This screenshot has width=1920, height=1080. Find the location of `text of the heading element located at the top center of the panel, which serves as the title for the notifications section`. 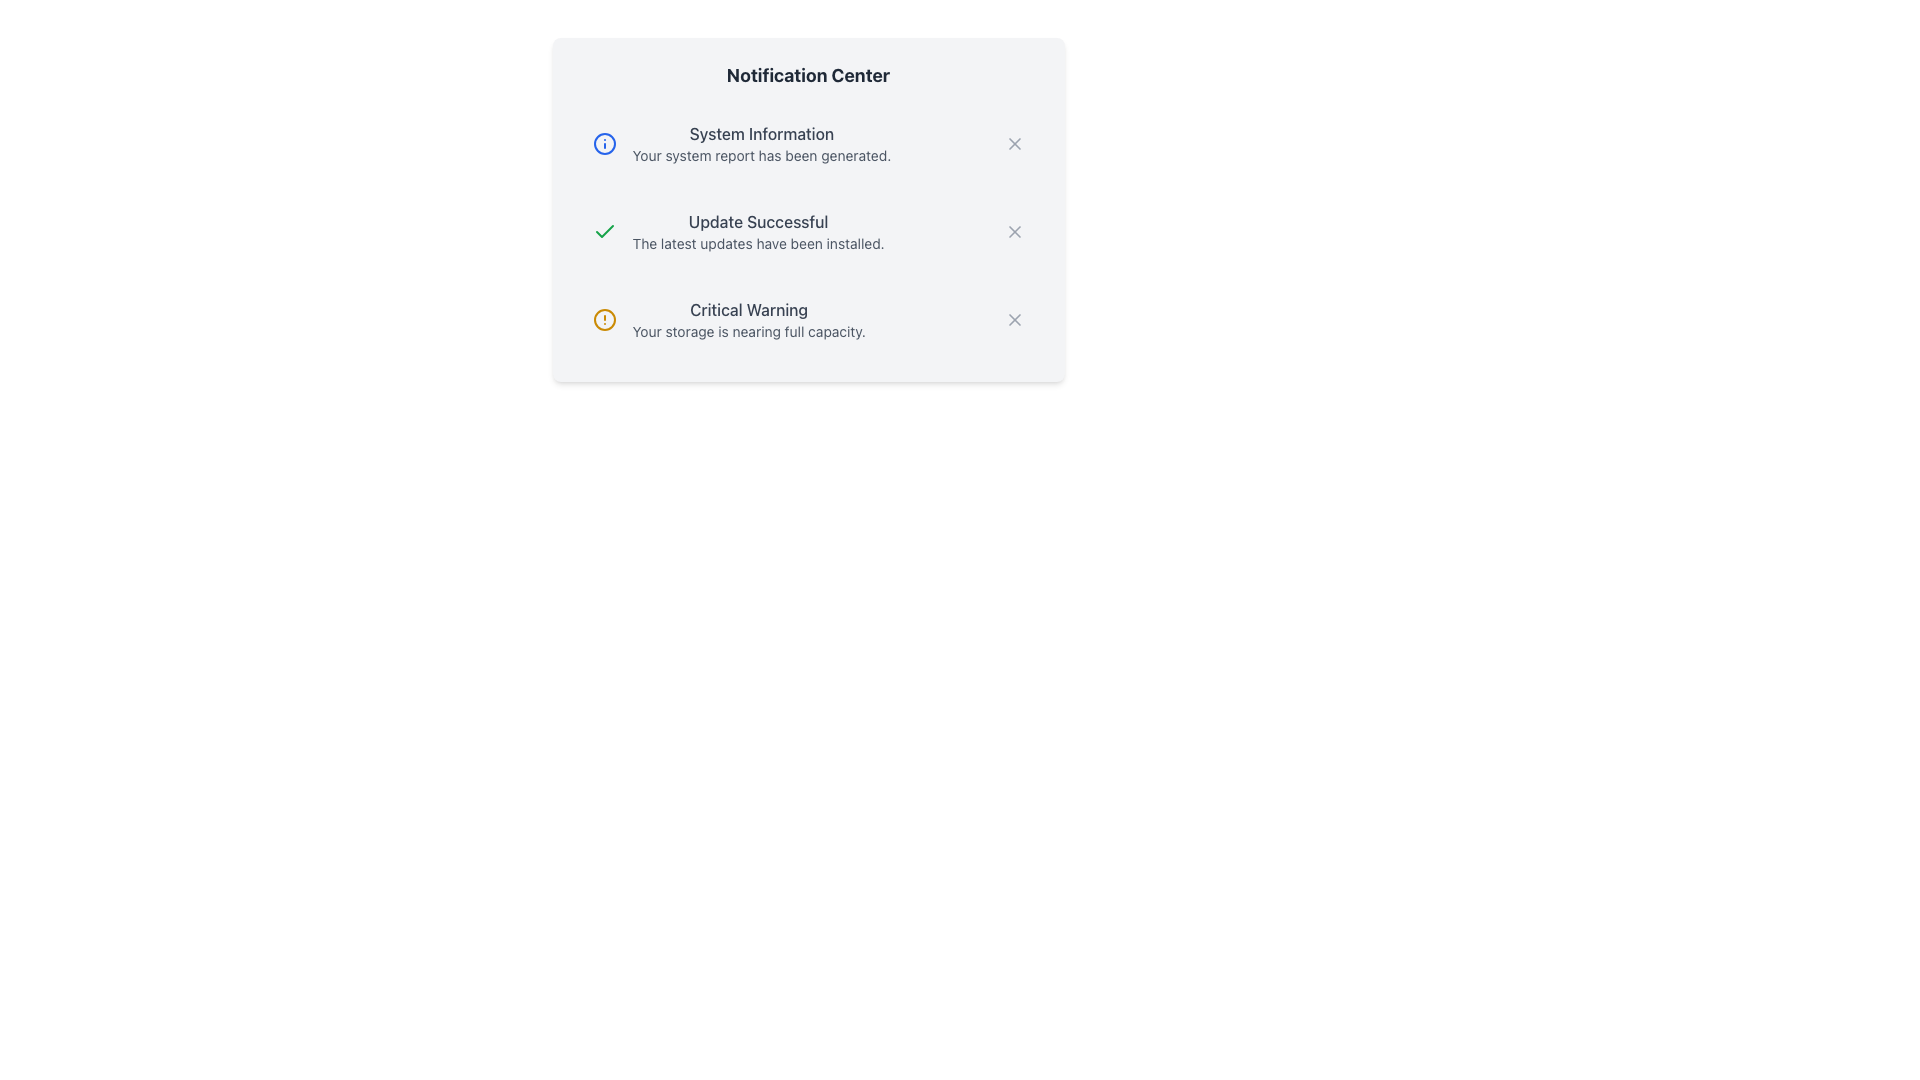

text of the heading element located at the top center of the panel, which serves as the title for the notifications section is located at coordinates (808, 75).